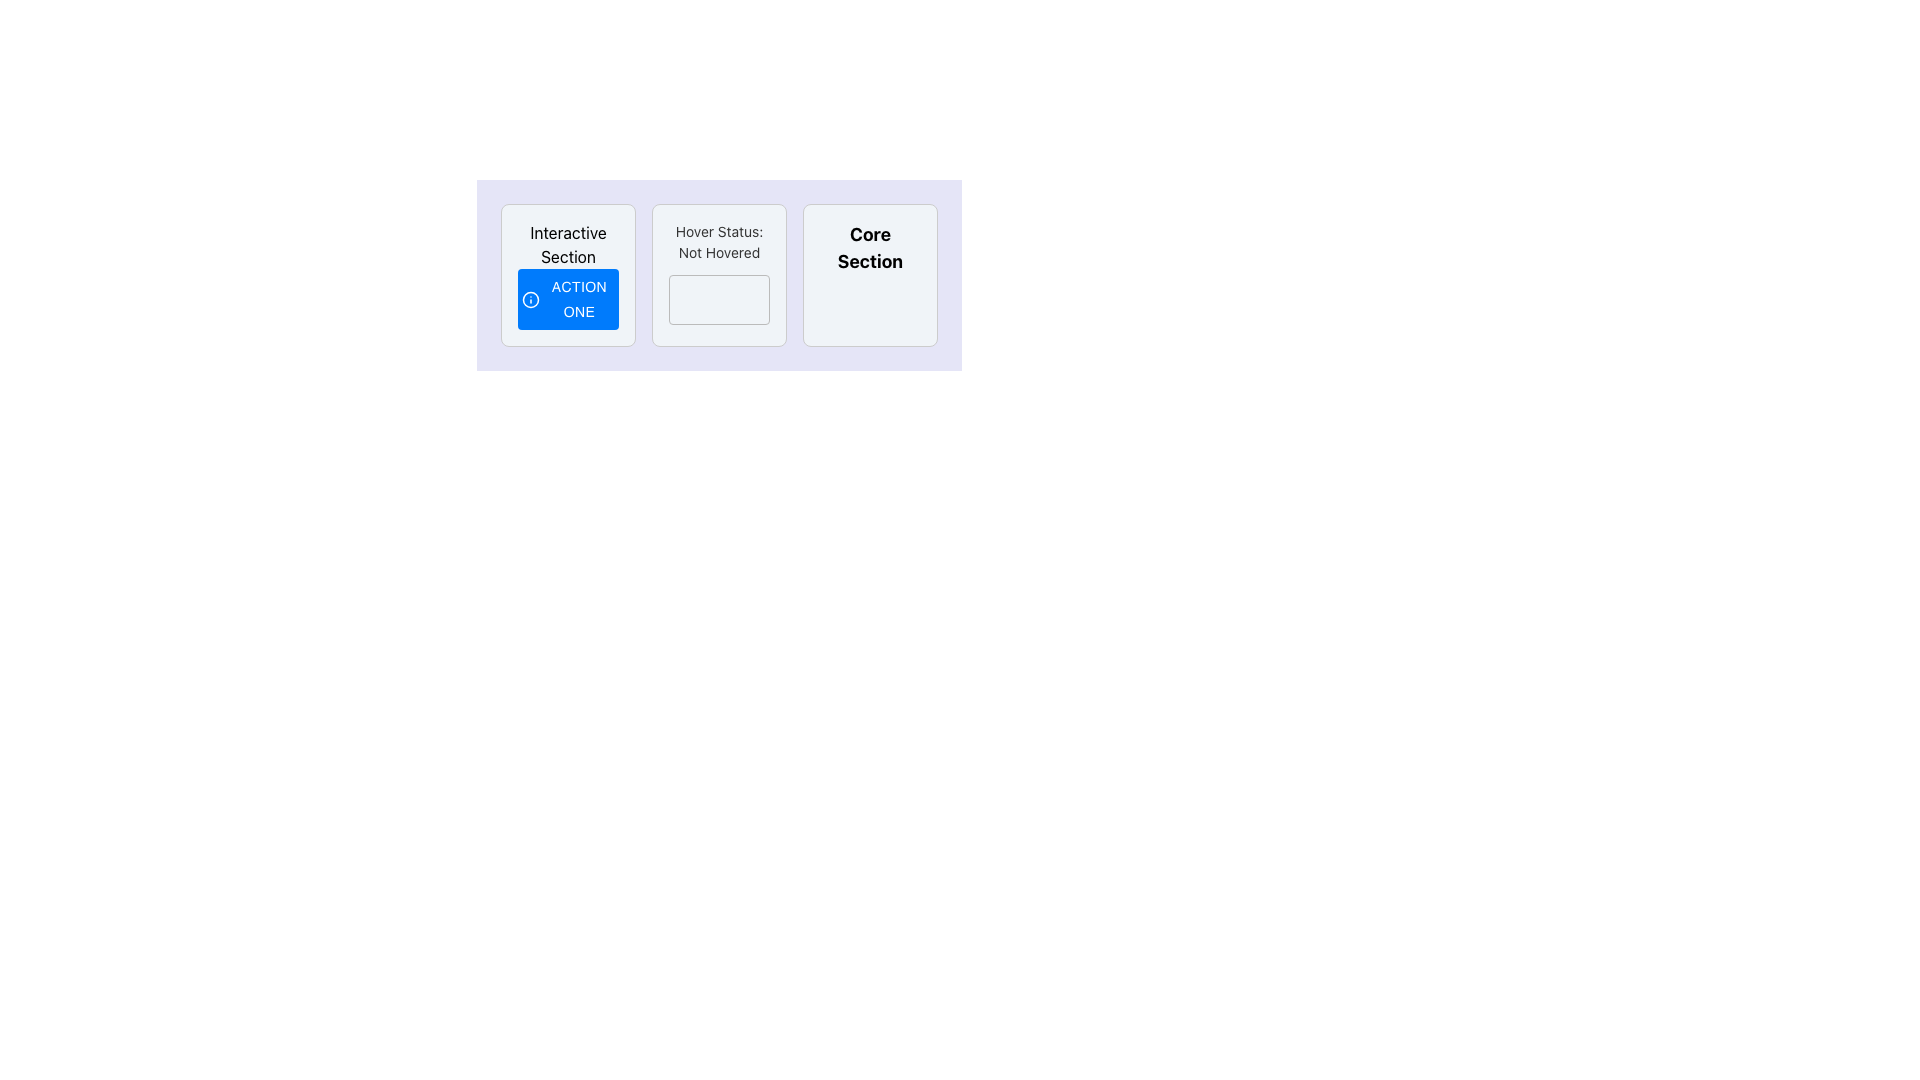  What do you see at coordinates (870, 275) in the screenshot?
I see `the styled text-based UI component labeled 'Core Section', which is a prominent section header with bold black text on a light background` at bounding box center [870, 275].